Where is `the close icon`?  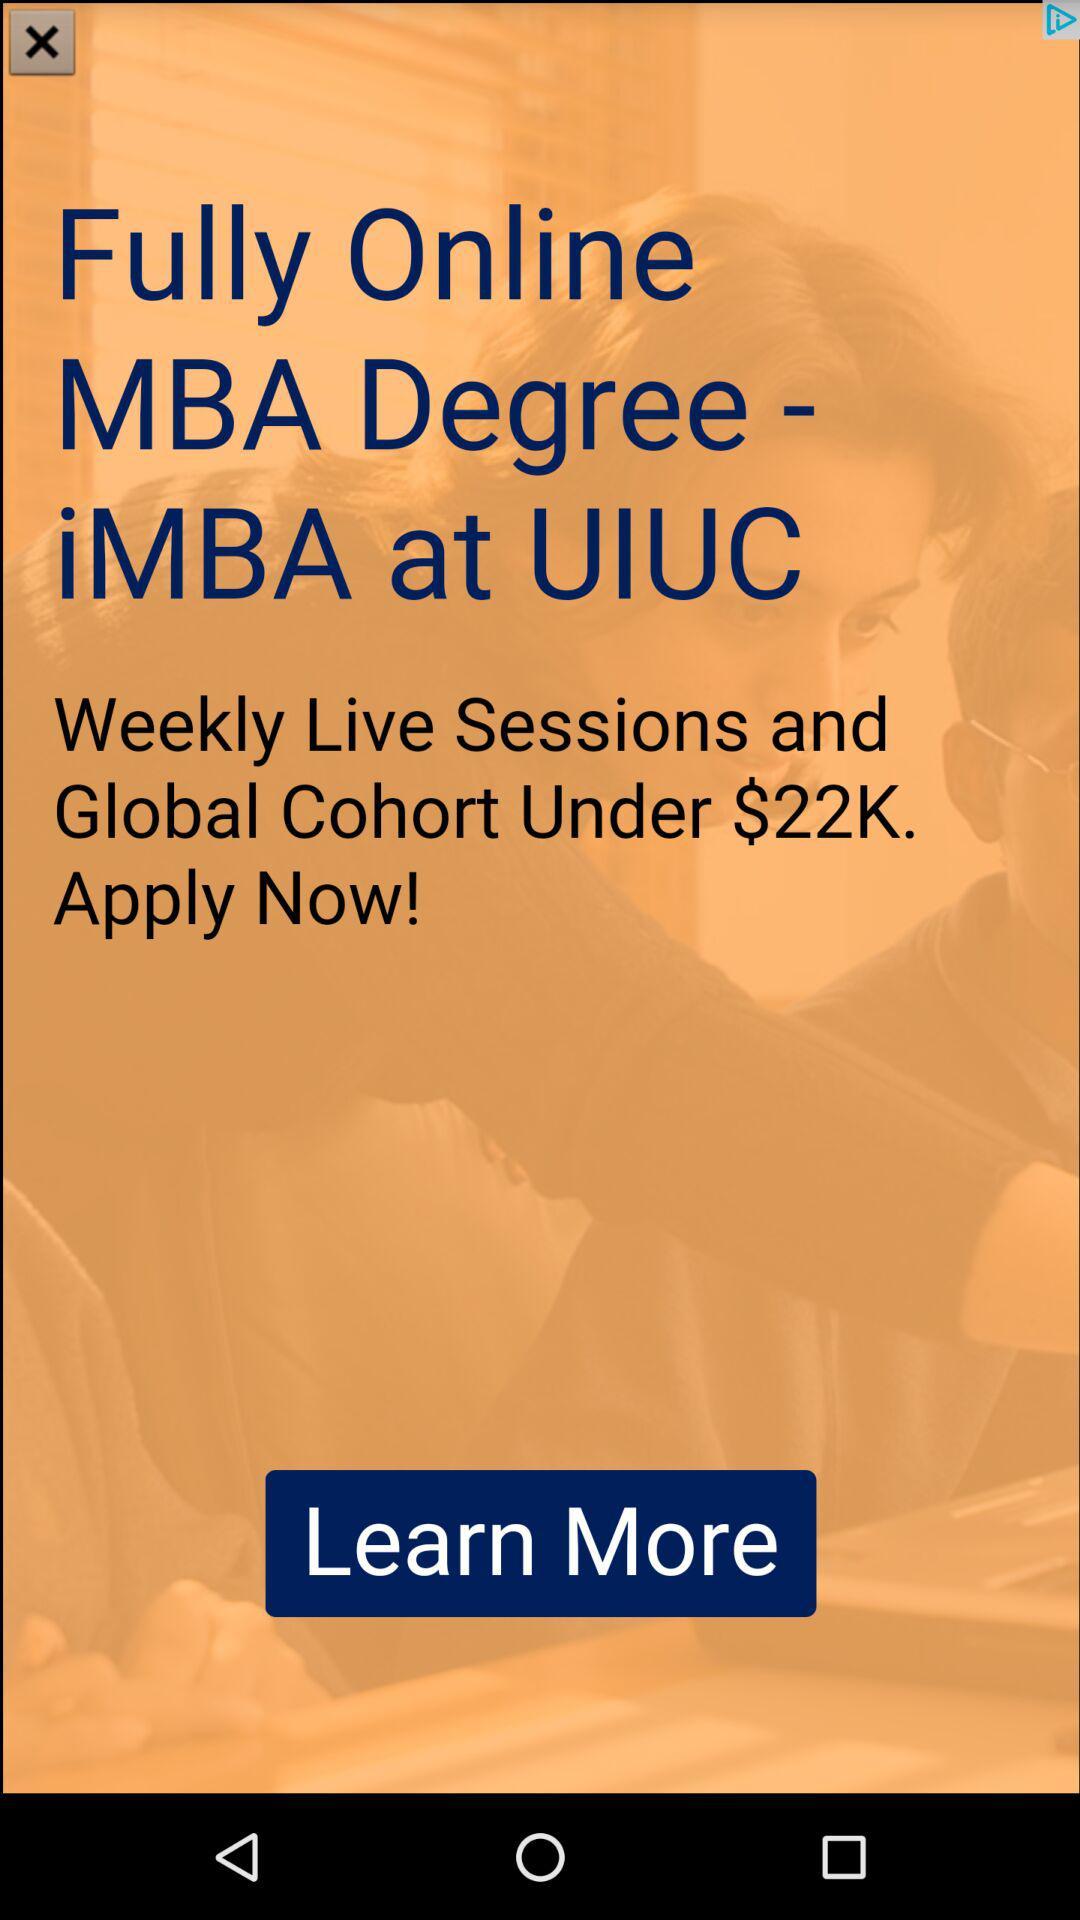 the close icon is located at coordinates (42, 44).